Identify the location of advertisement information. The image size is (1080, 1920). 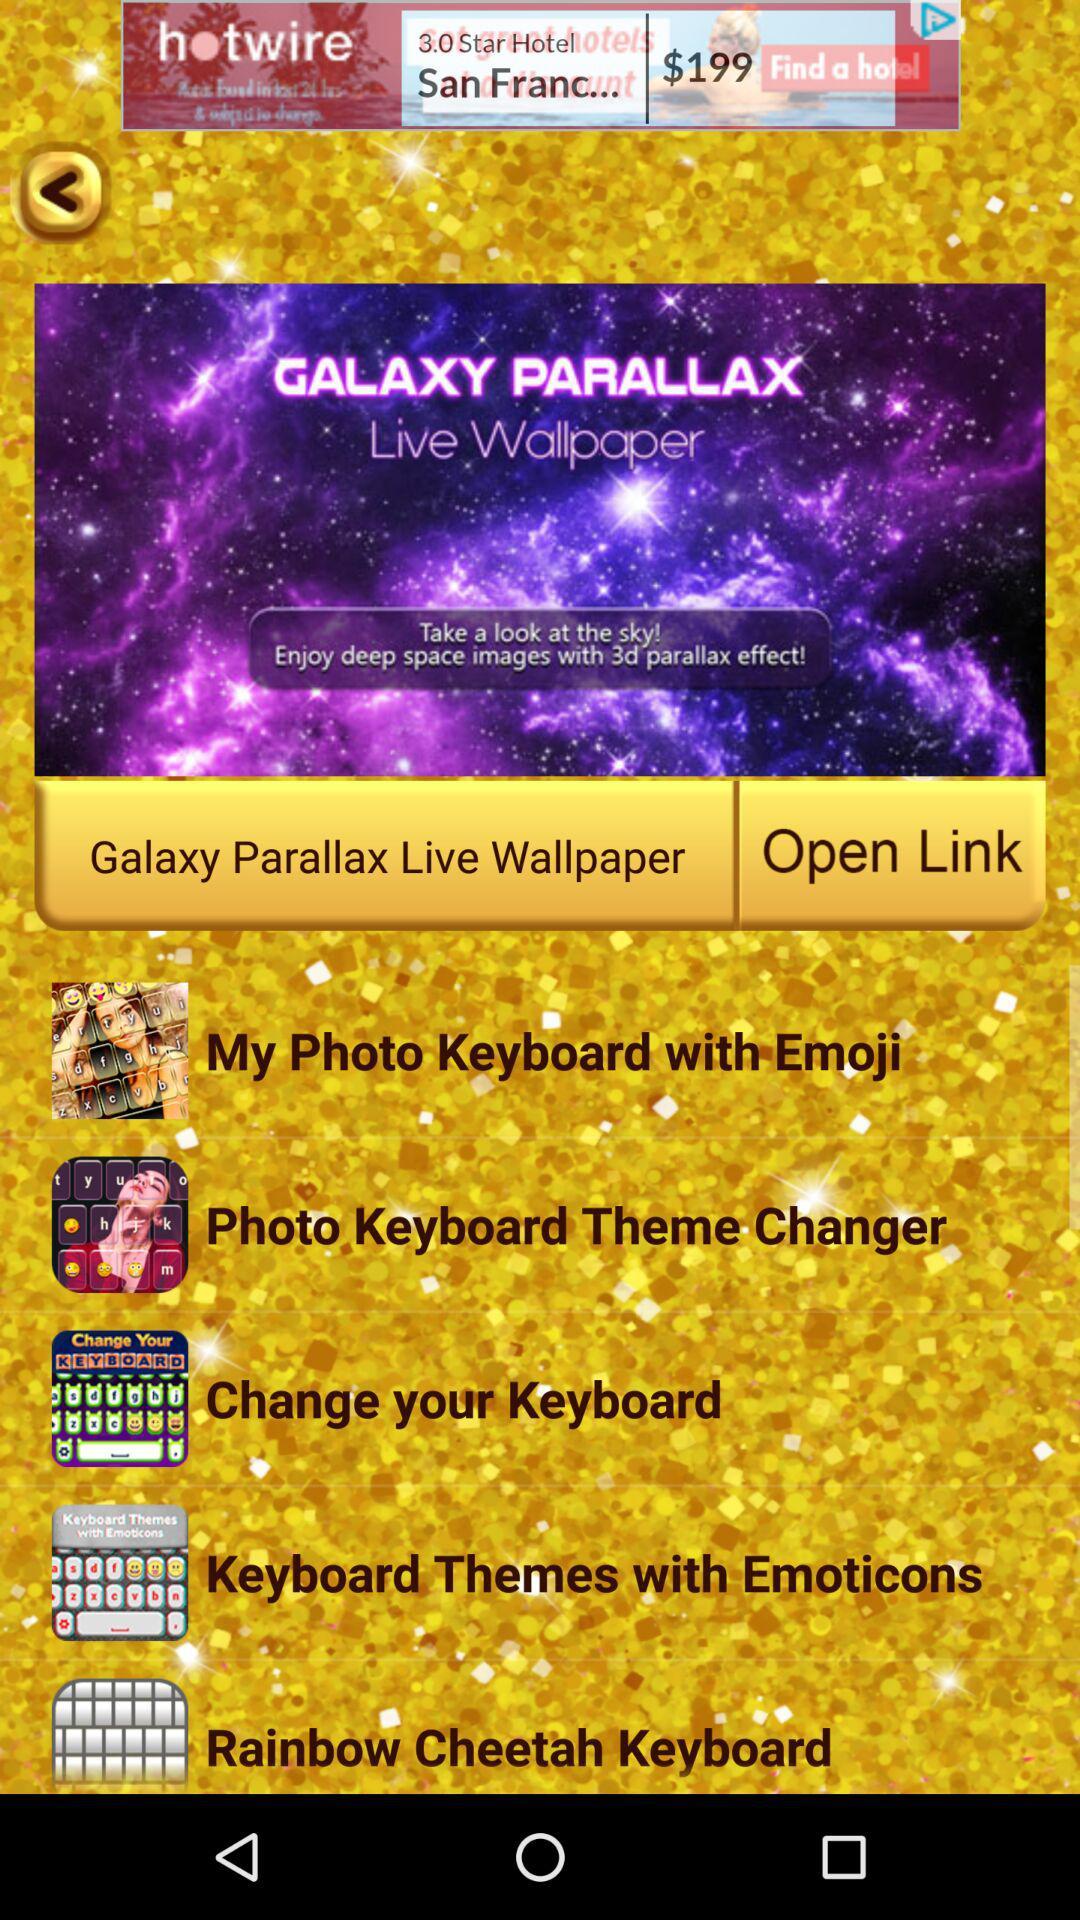
(540, 65).